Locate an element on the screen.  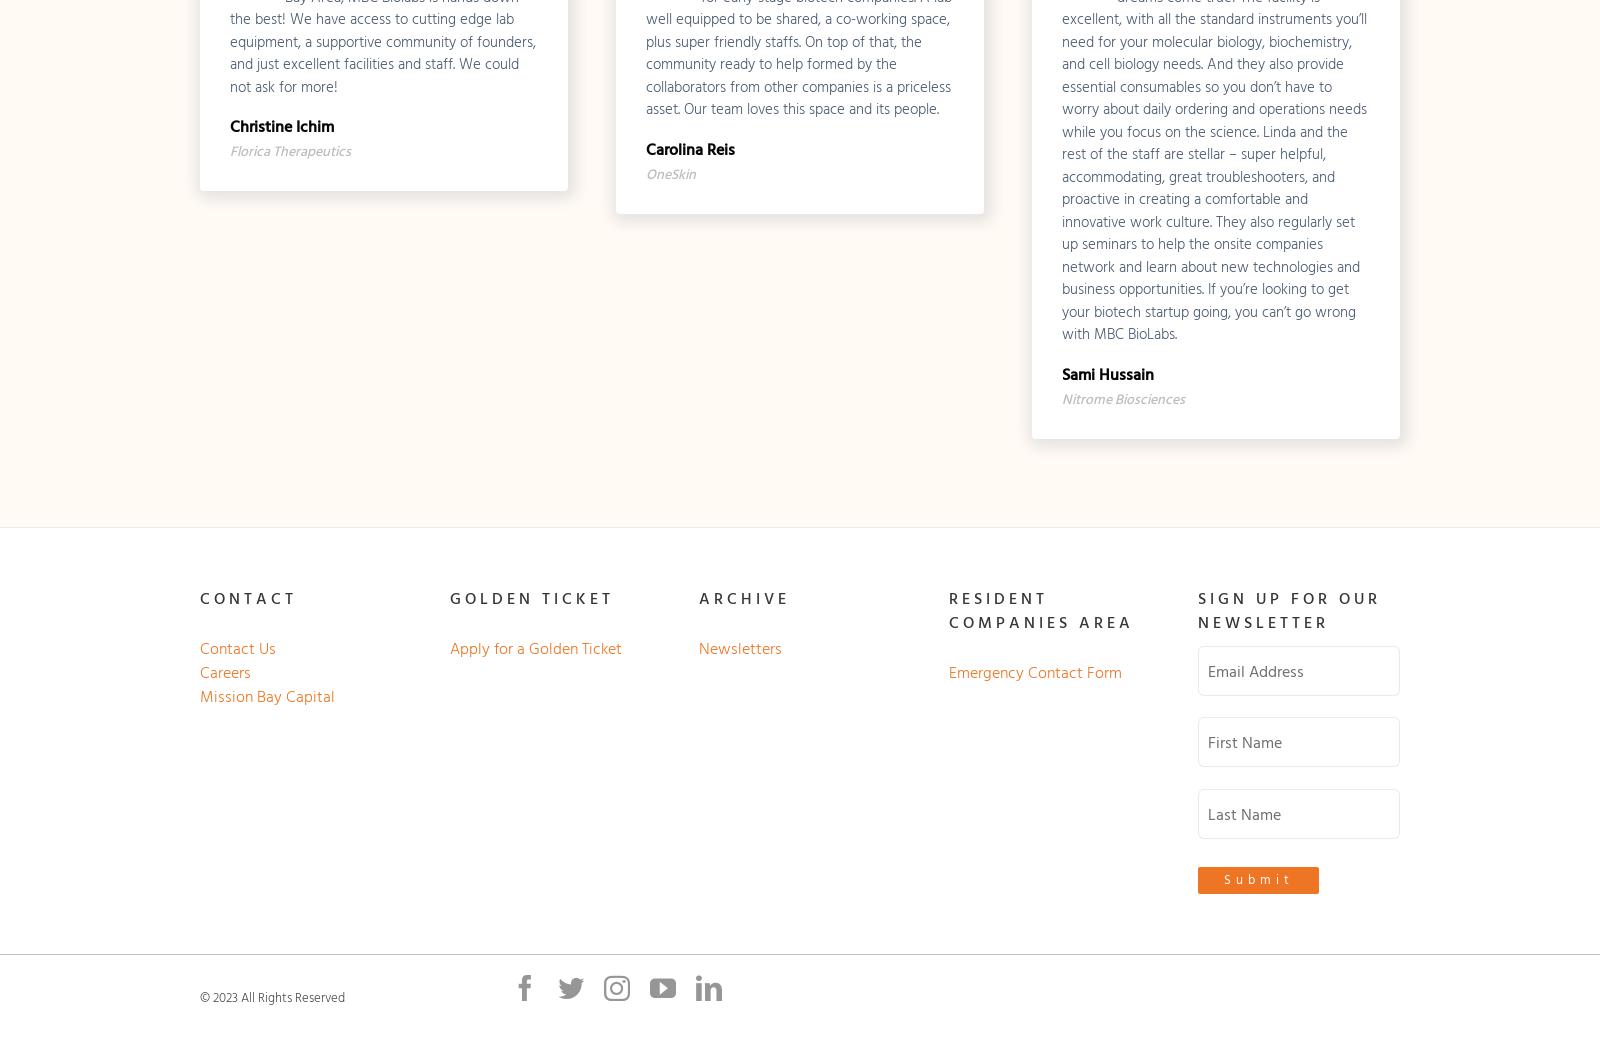
'Apply for a Golden Ticket' is located at coordinates (447, 647).